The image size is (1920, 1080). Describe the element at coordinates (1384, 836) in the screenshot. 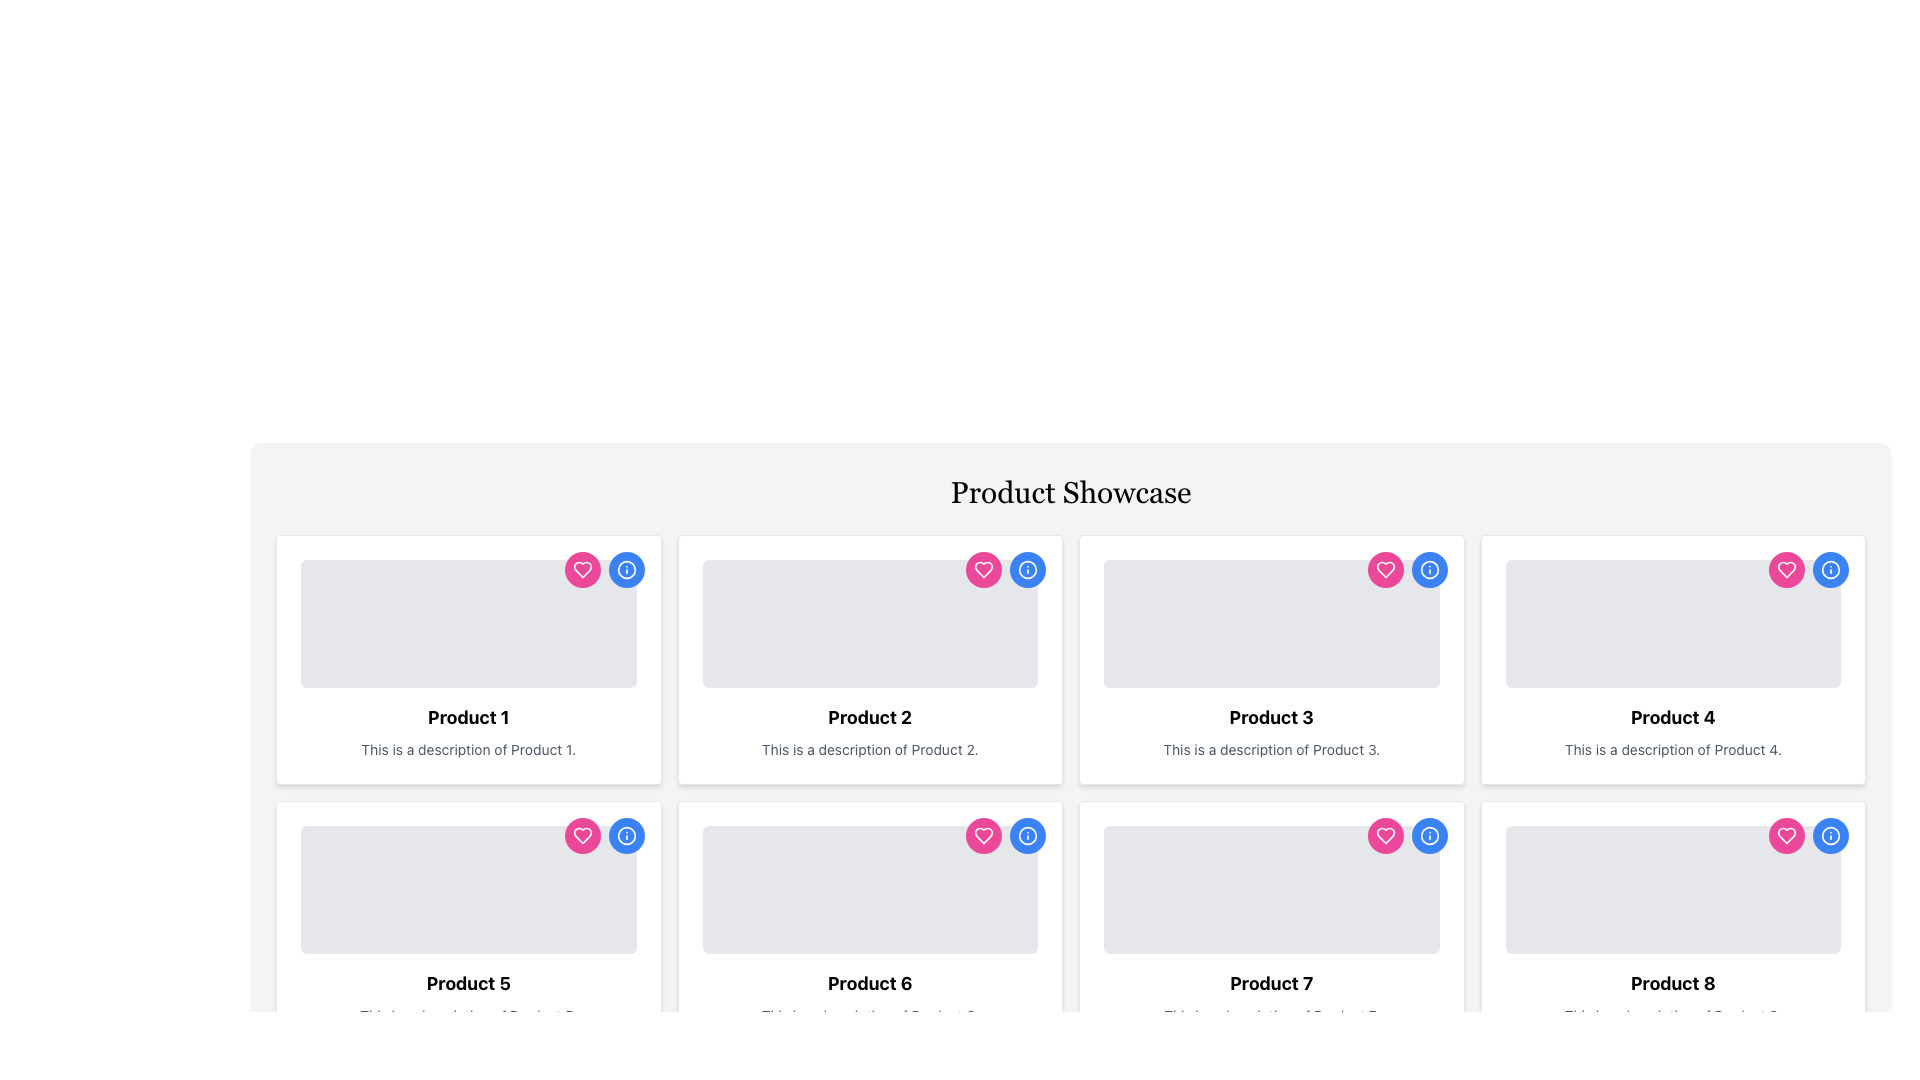

I see `the heart icon button in the top-right corner of the 'Product 3' card to mark it as a favorite` at that location.